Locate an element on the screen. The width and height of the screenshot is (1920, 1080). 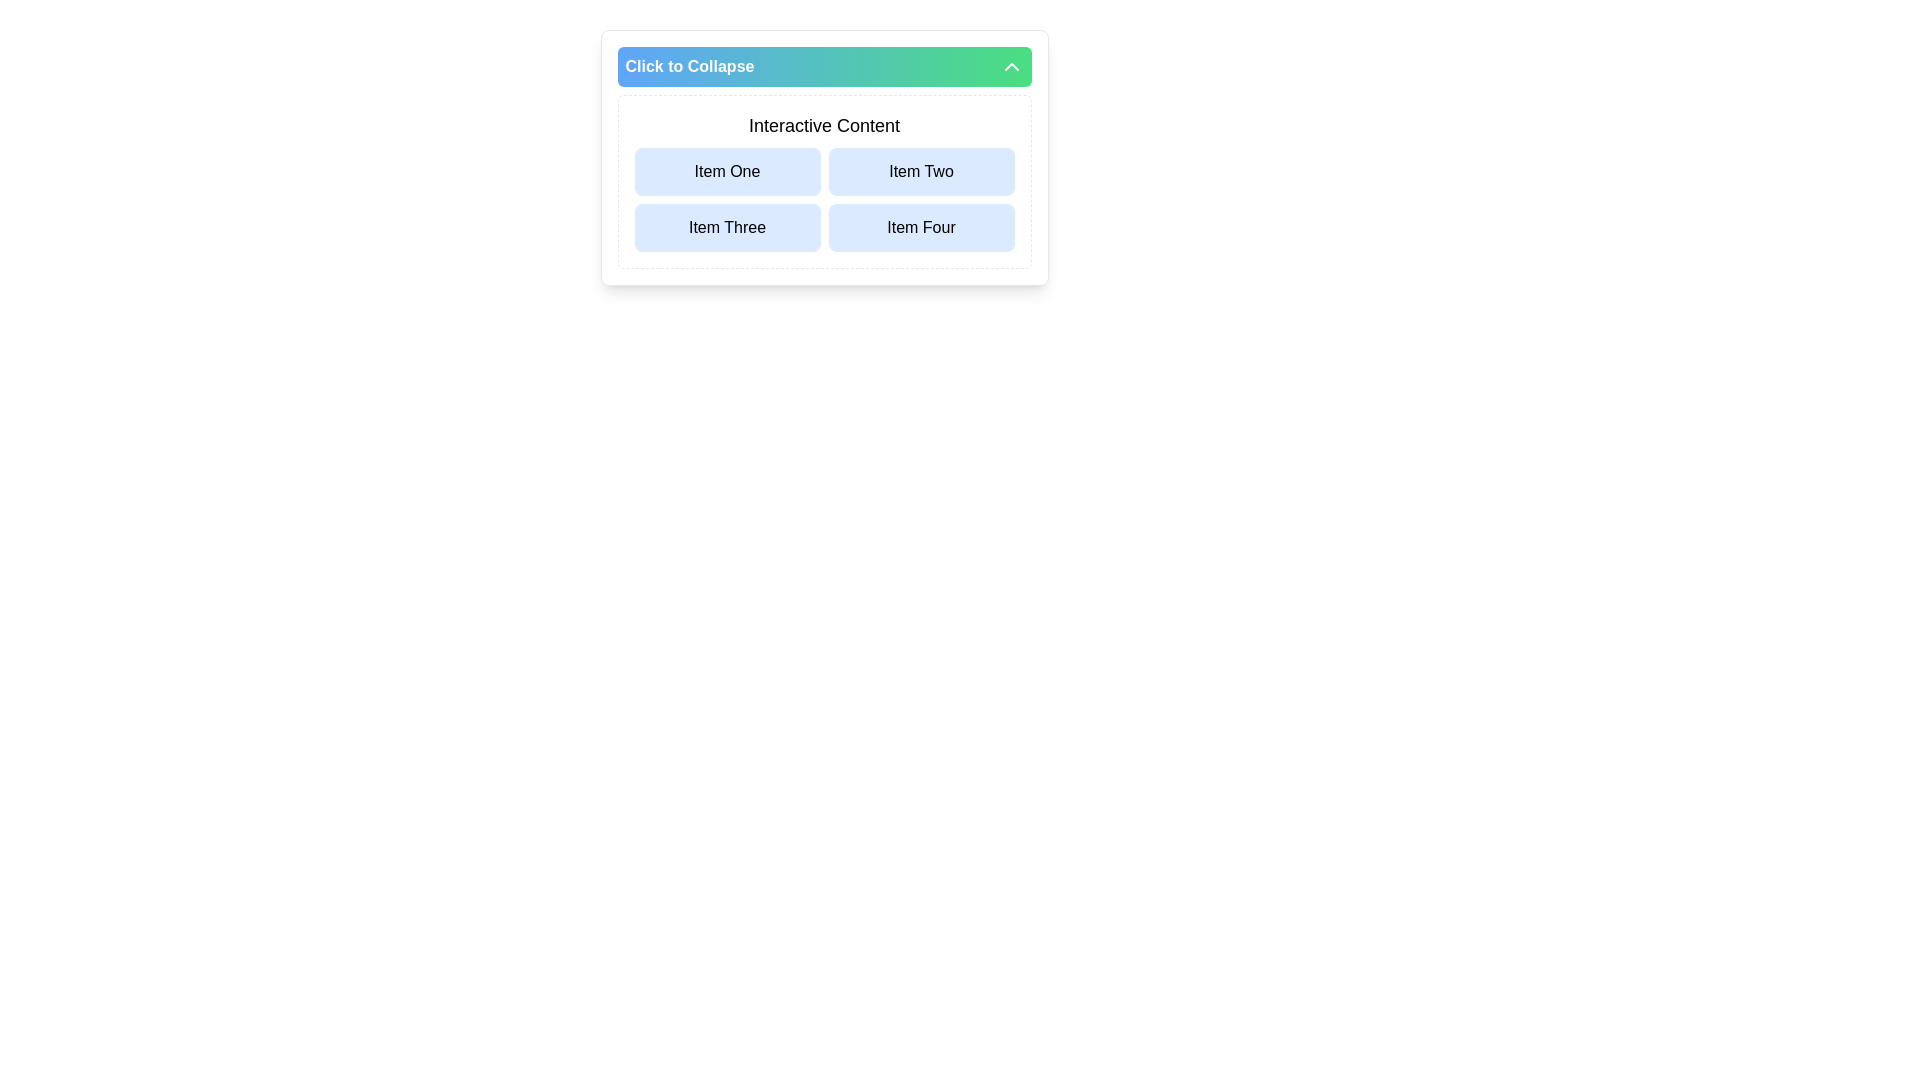
the static button labeled 'Item Three', which has a light blue background and contains the text 'Item Three' in black, centered within the button is located at coordinates (726, 226).